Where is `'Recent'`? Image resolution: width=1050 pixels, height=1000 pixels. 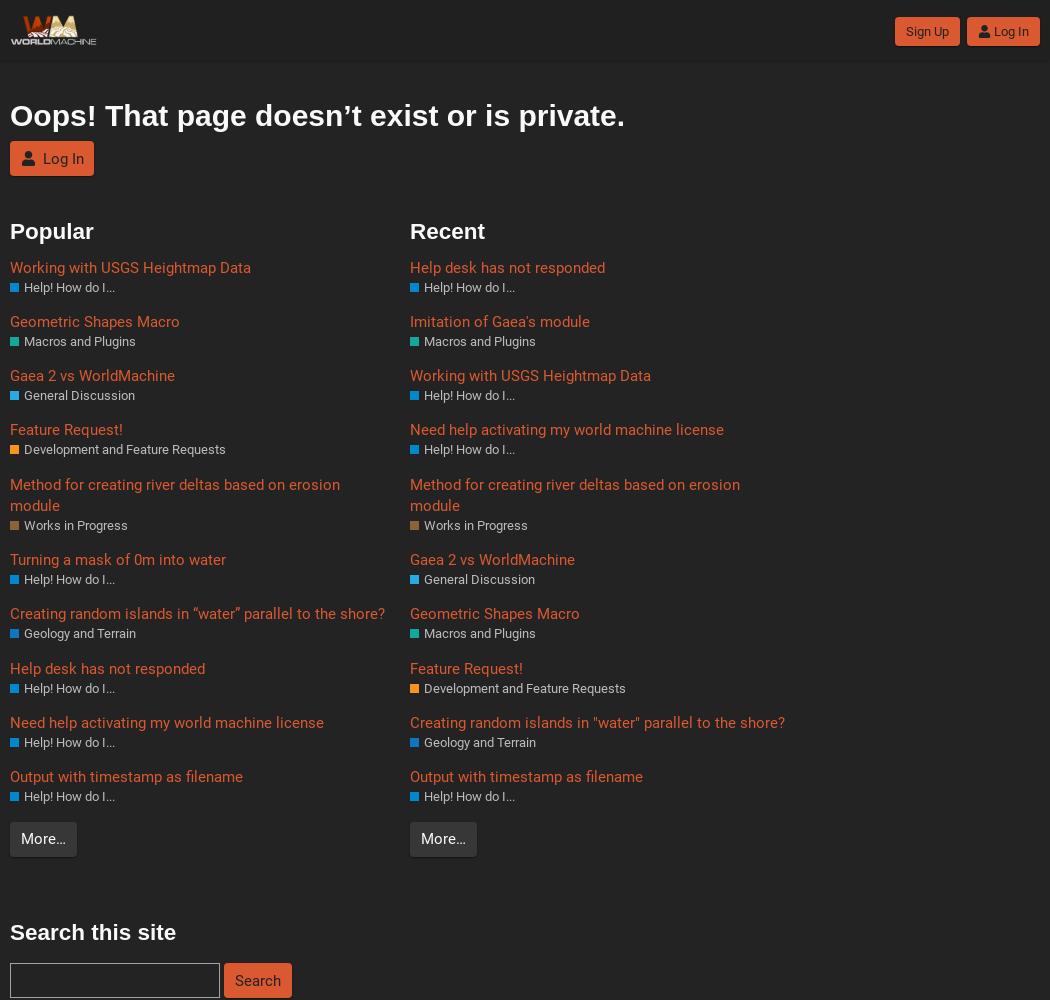
'Recent' is located at coordinates (446, 230).